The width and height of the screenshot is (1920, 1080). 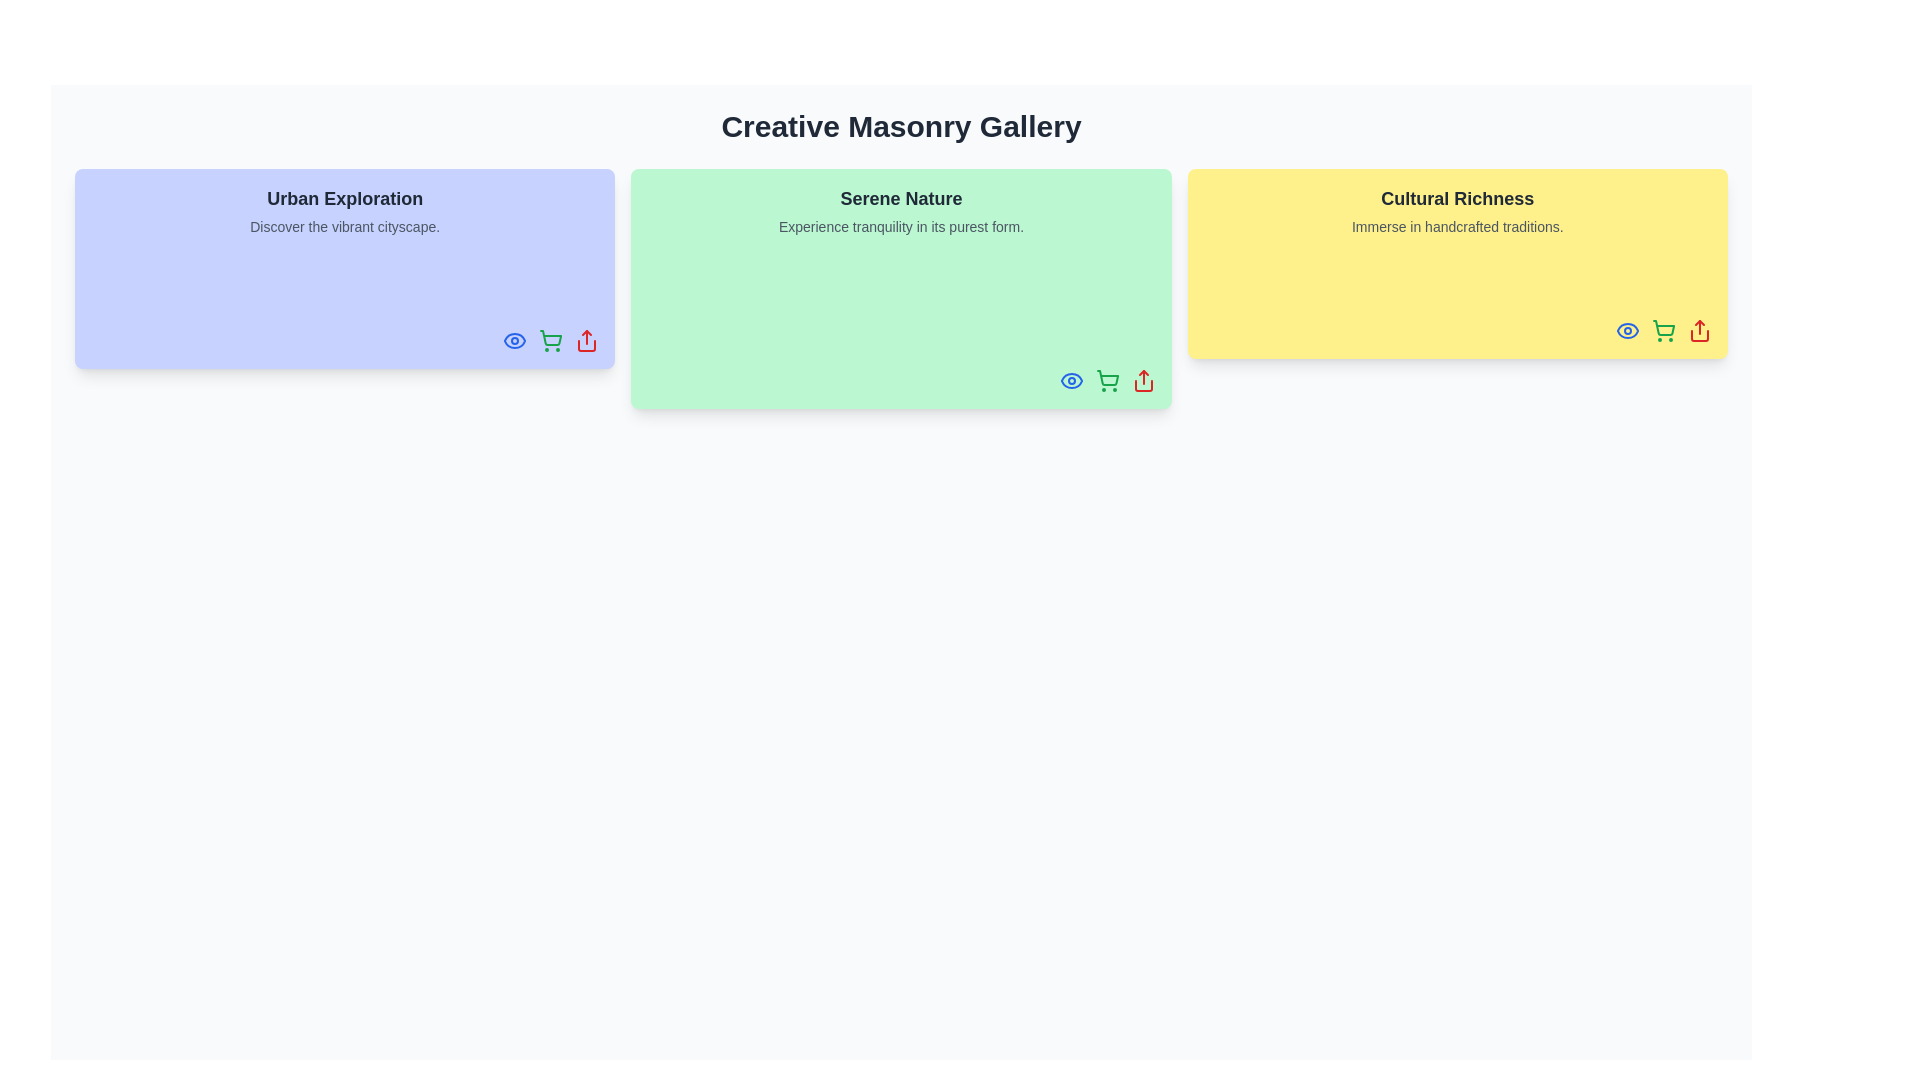 I want to click on the text element reading 'Immerse in handcrafted traditions.' positioned below the title 'Cultural Richness' on the yellow background, so click(x=1457, y=226).